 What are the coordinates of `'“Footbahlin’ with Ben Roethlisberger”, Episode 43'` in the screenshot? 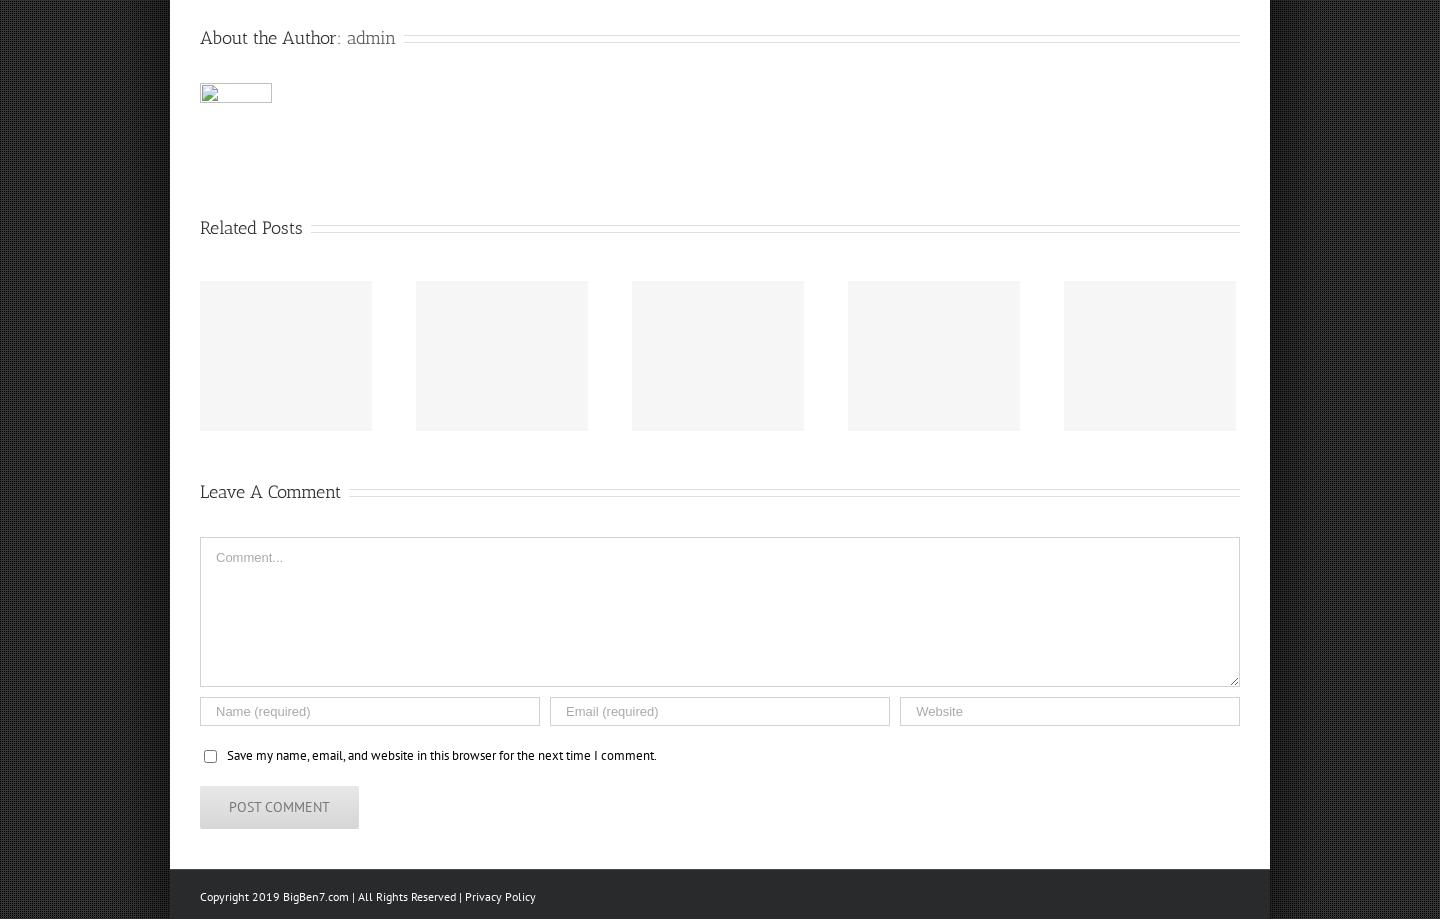 It's located at (113, 376).